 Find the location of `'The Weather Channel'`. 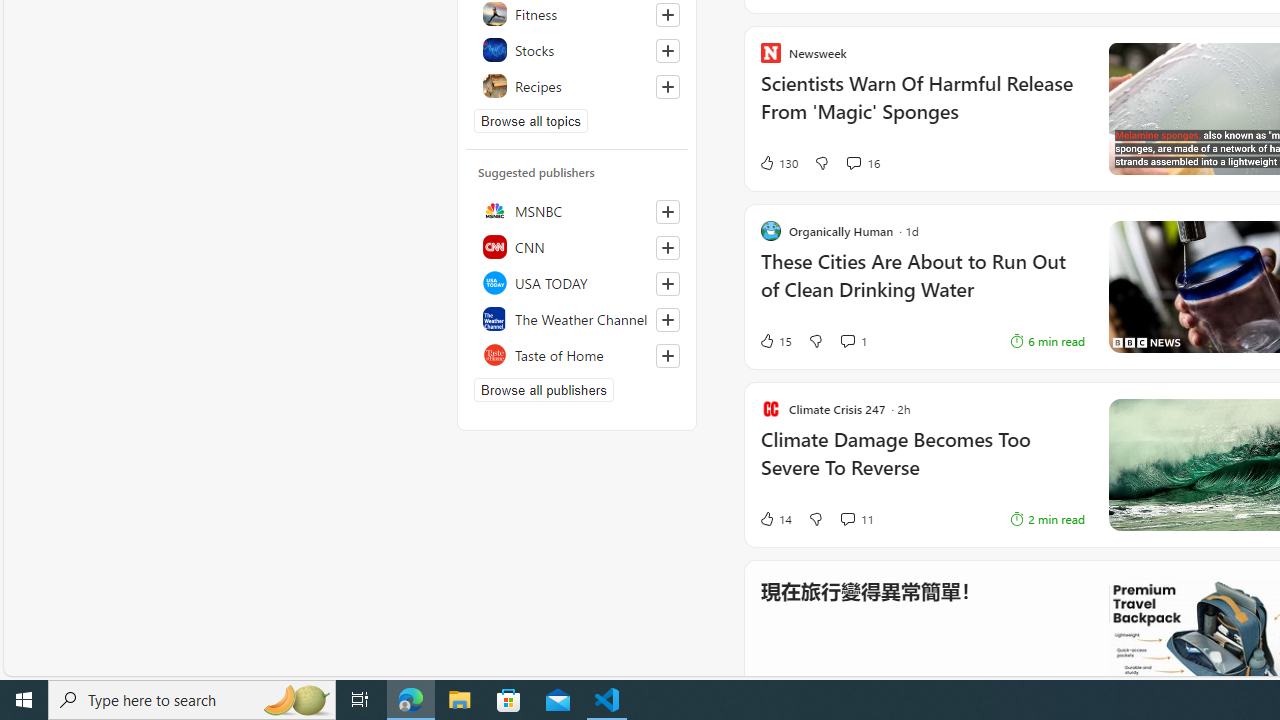

'The Weather Channel' is located at coordinates (576, 317).